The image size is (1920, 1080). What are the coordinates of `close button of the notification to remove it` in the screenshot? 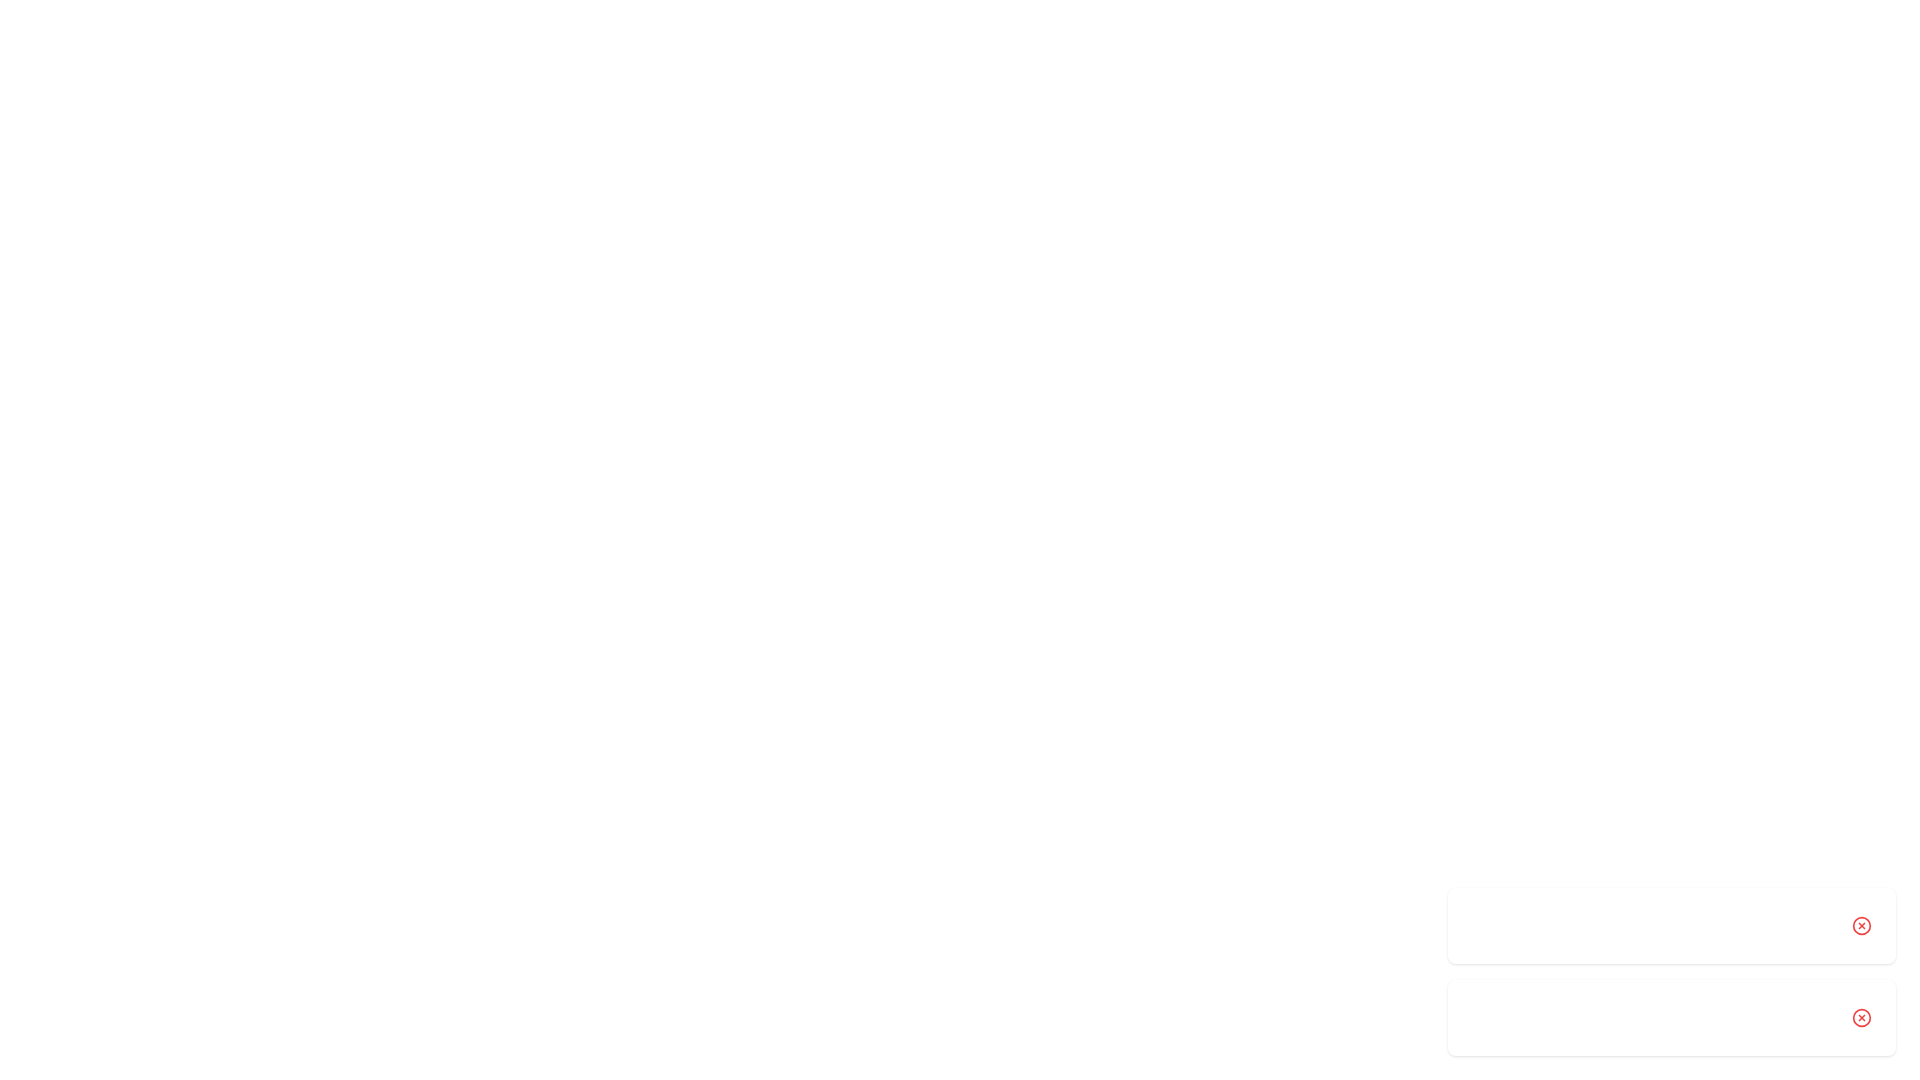 It's located at (1861, 925).